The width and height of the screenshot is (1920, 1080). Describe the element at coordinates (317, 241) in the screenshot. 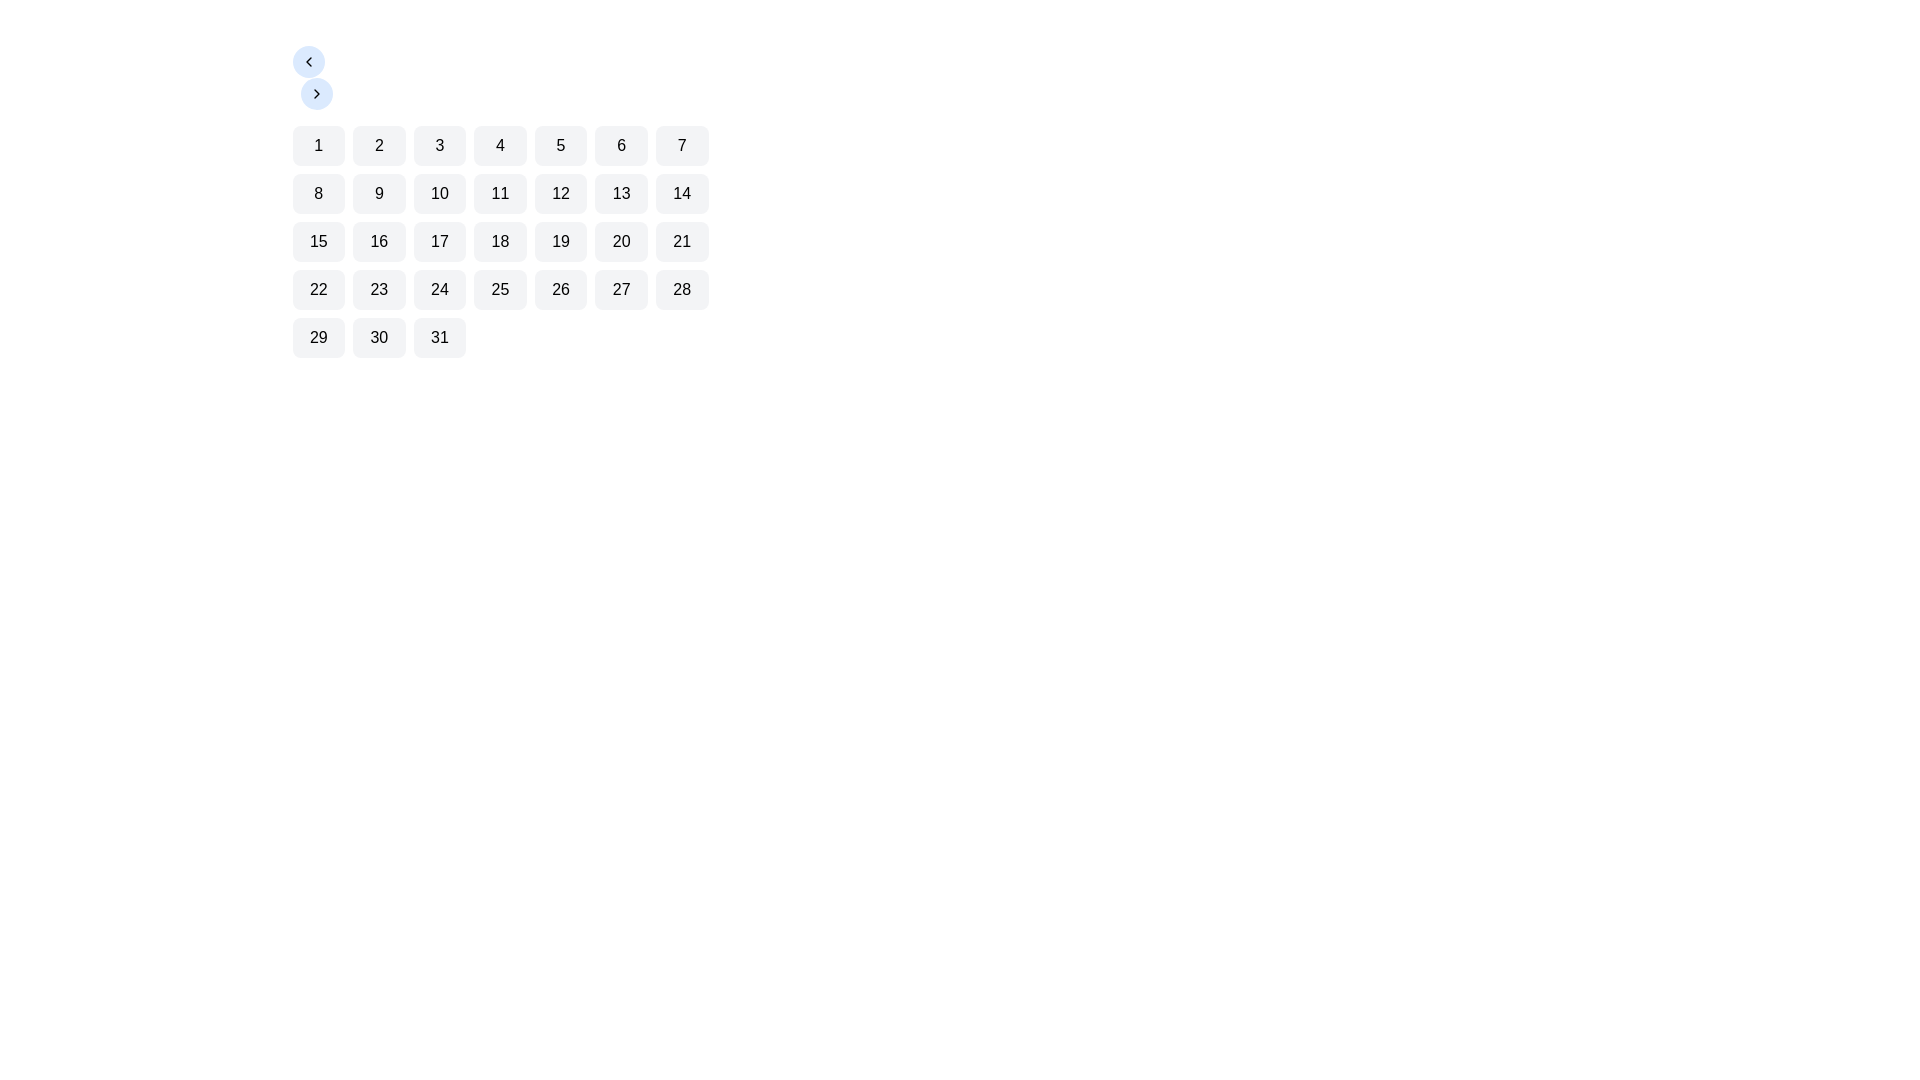

I see `the button representing the 15th day of the month in the calendar grid` at that location.